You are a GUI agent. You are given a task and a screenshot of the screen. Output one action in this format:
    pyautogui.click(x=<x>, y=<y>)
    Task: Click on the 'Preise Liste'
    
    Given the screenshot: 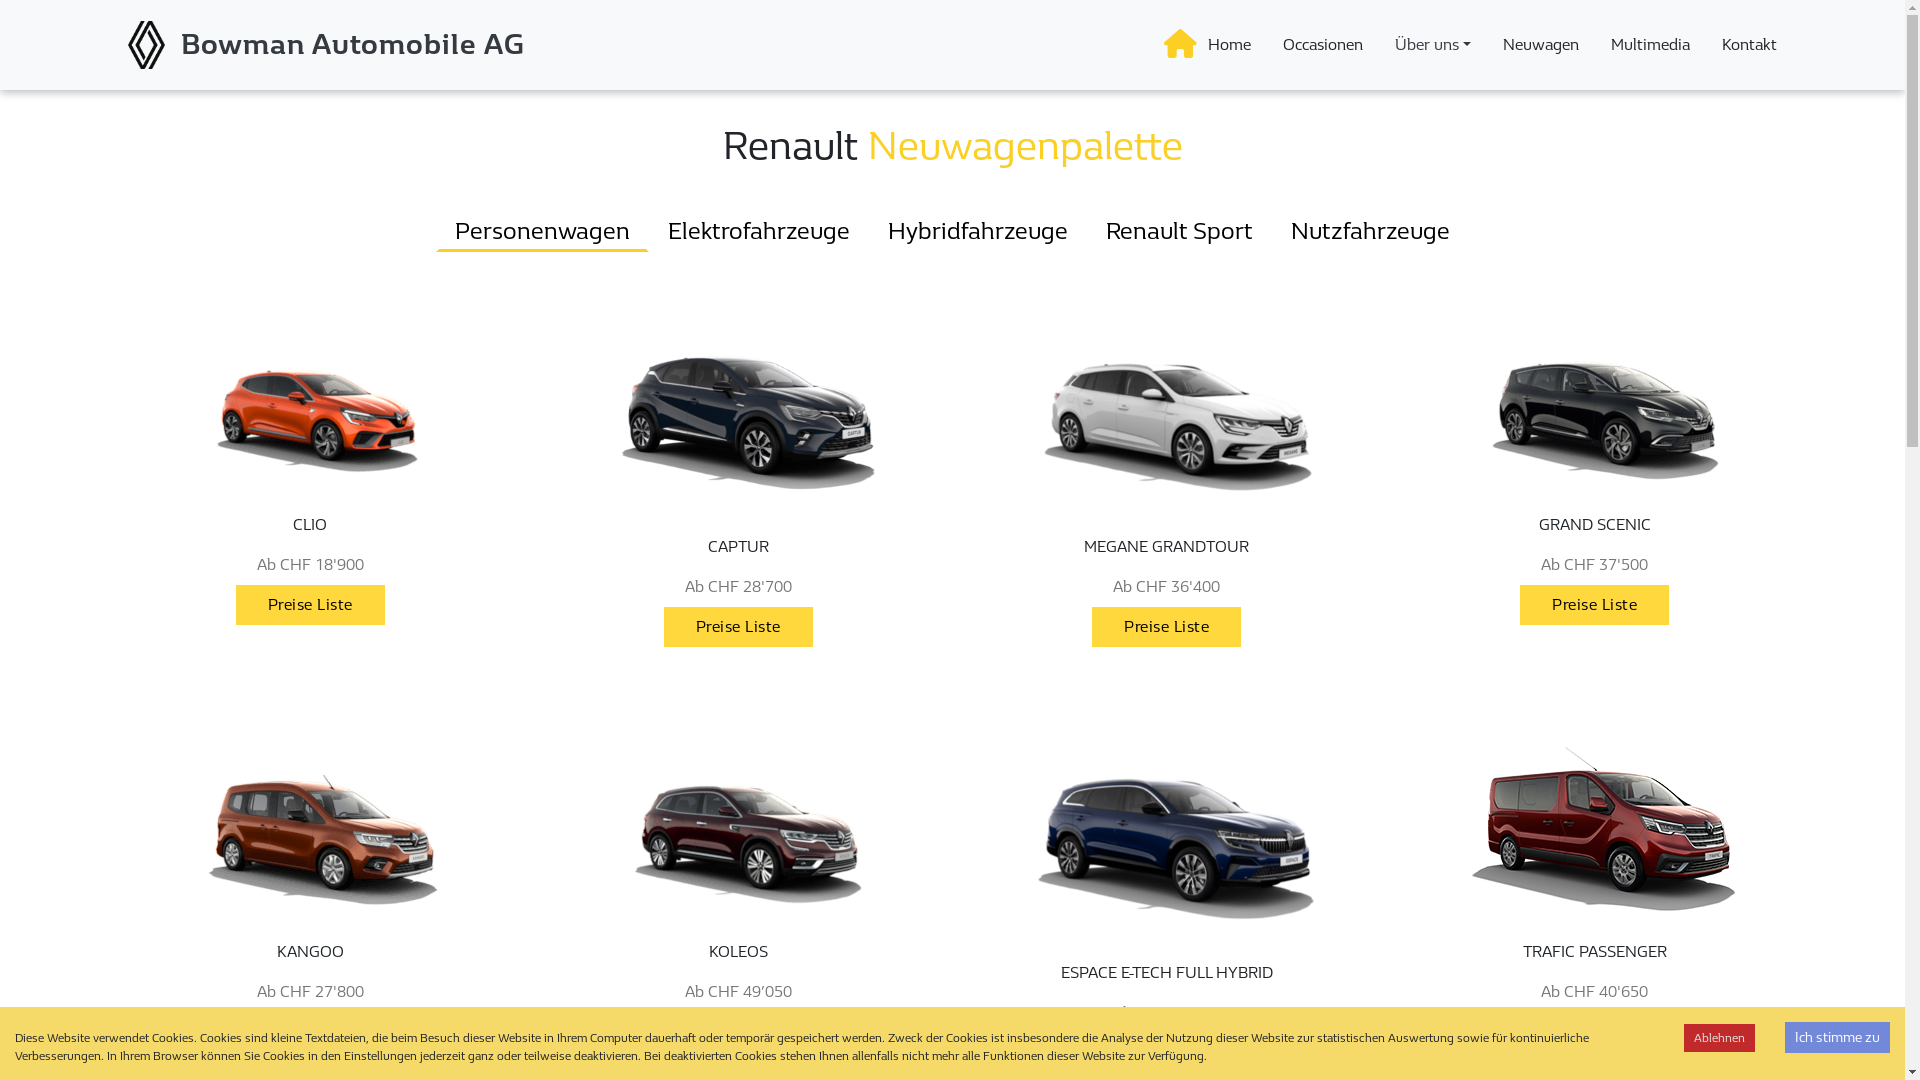 What is the action you would take?
    pyautogui.click(x=1166, y=1051)
    